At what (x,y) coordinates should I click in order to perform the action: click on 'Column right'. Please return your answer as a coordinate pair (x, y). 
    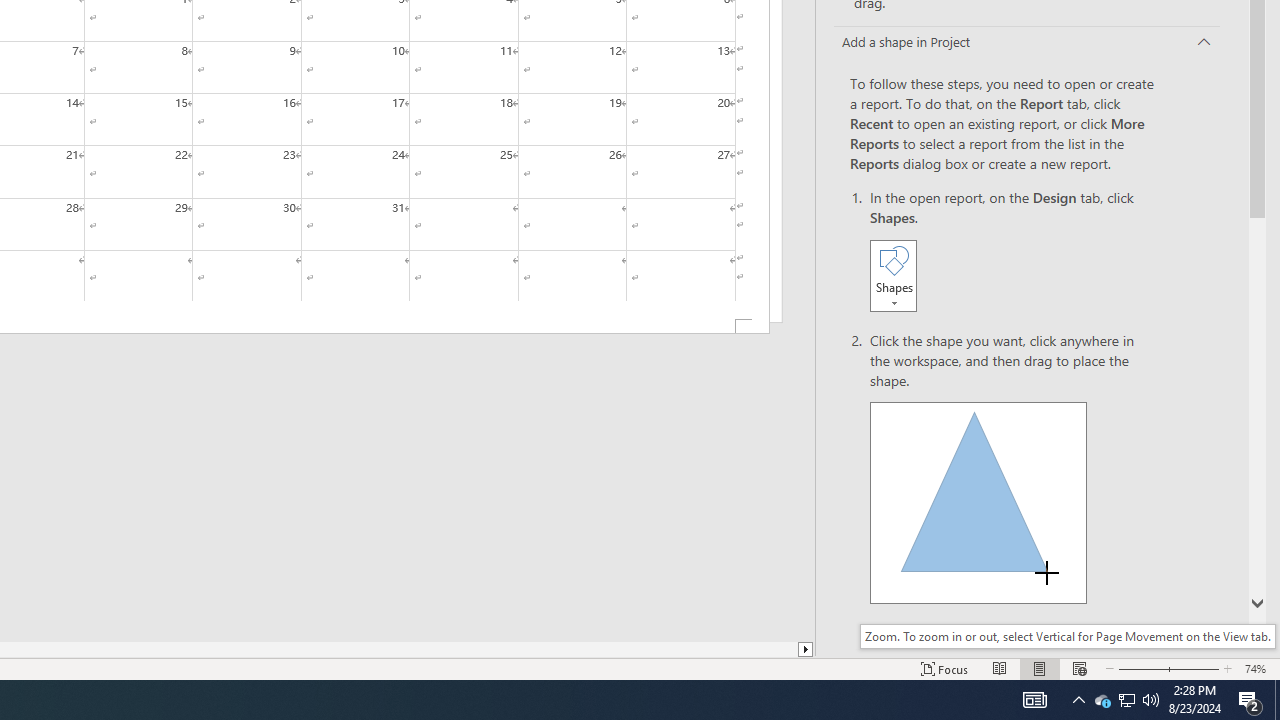
    Looking at the image, I should click on (806, 649).